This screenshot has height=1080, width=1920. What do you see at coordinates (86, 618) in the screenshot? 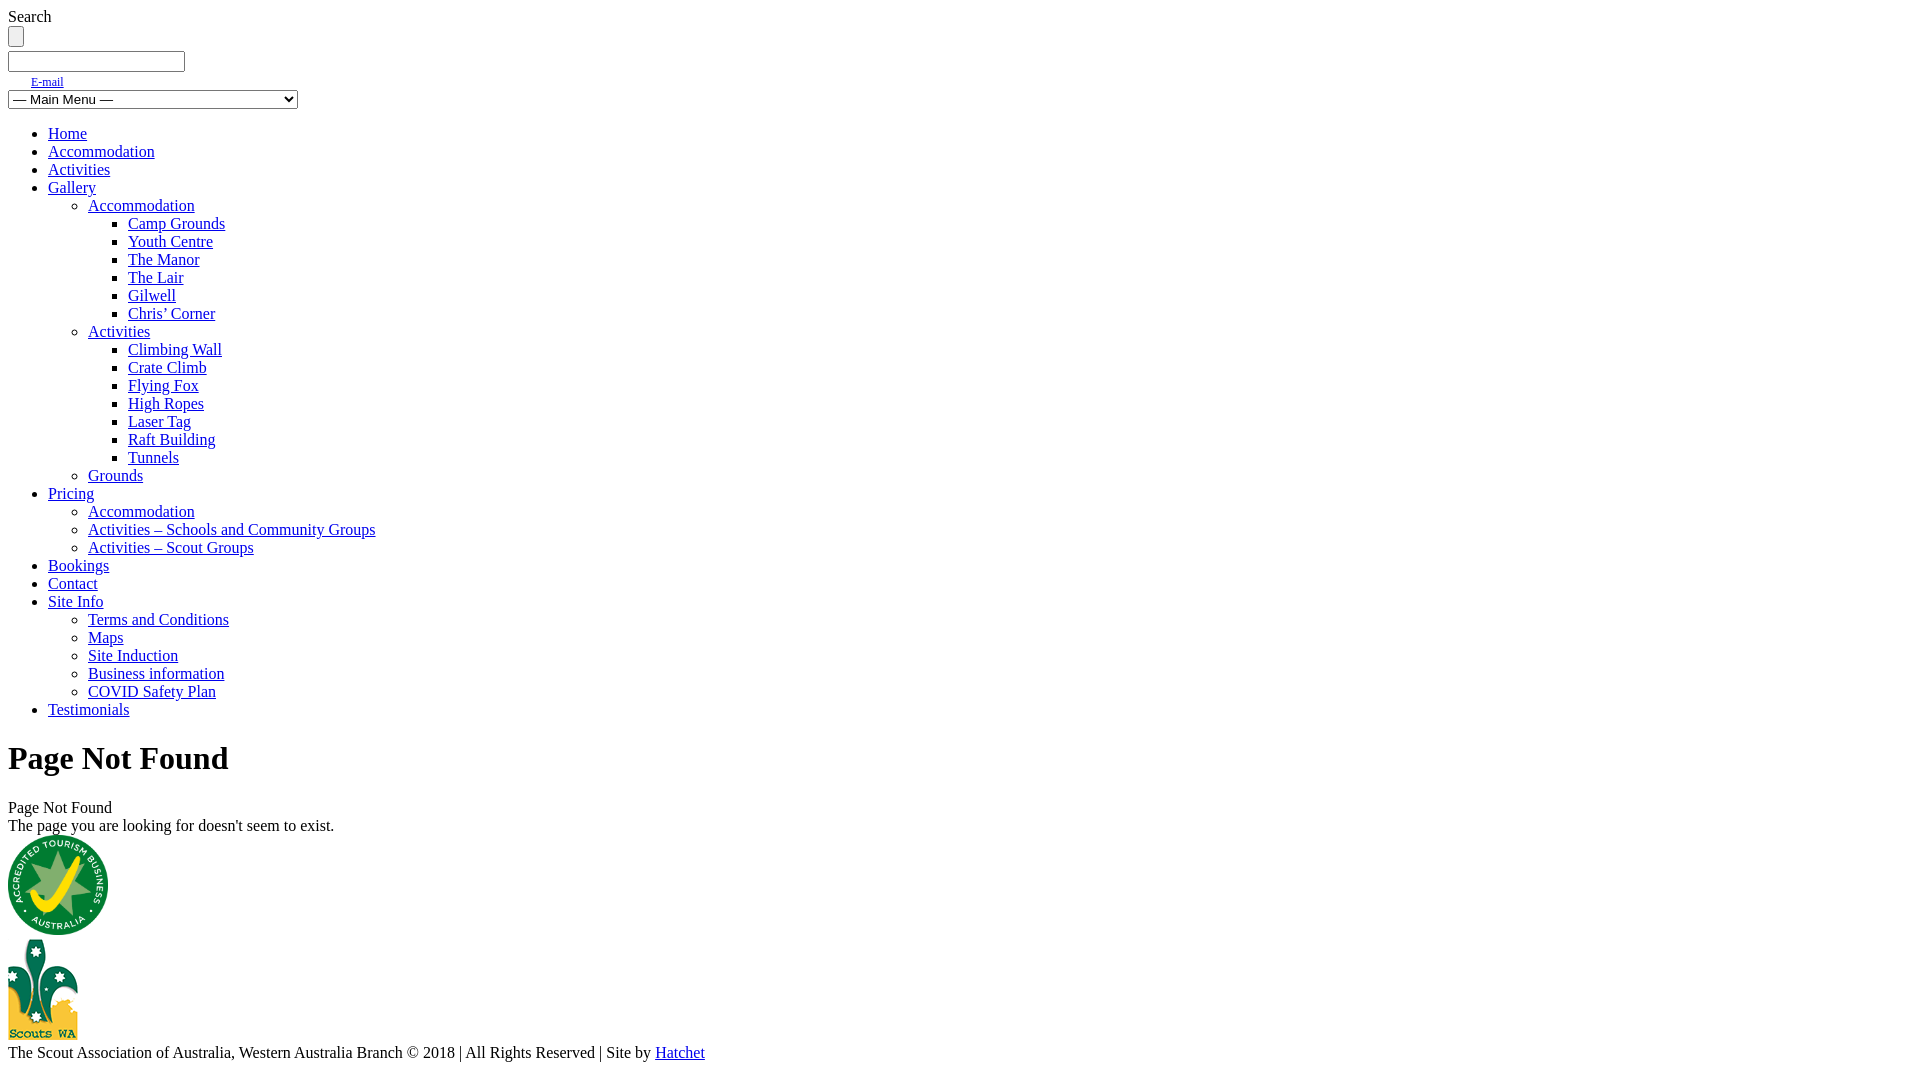
I see `'Terms and Conditions'` at bounding box center [86, 618].